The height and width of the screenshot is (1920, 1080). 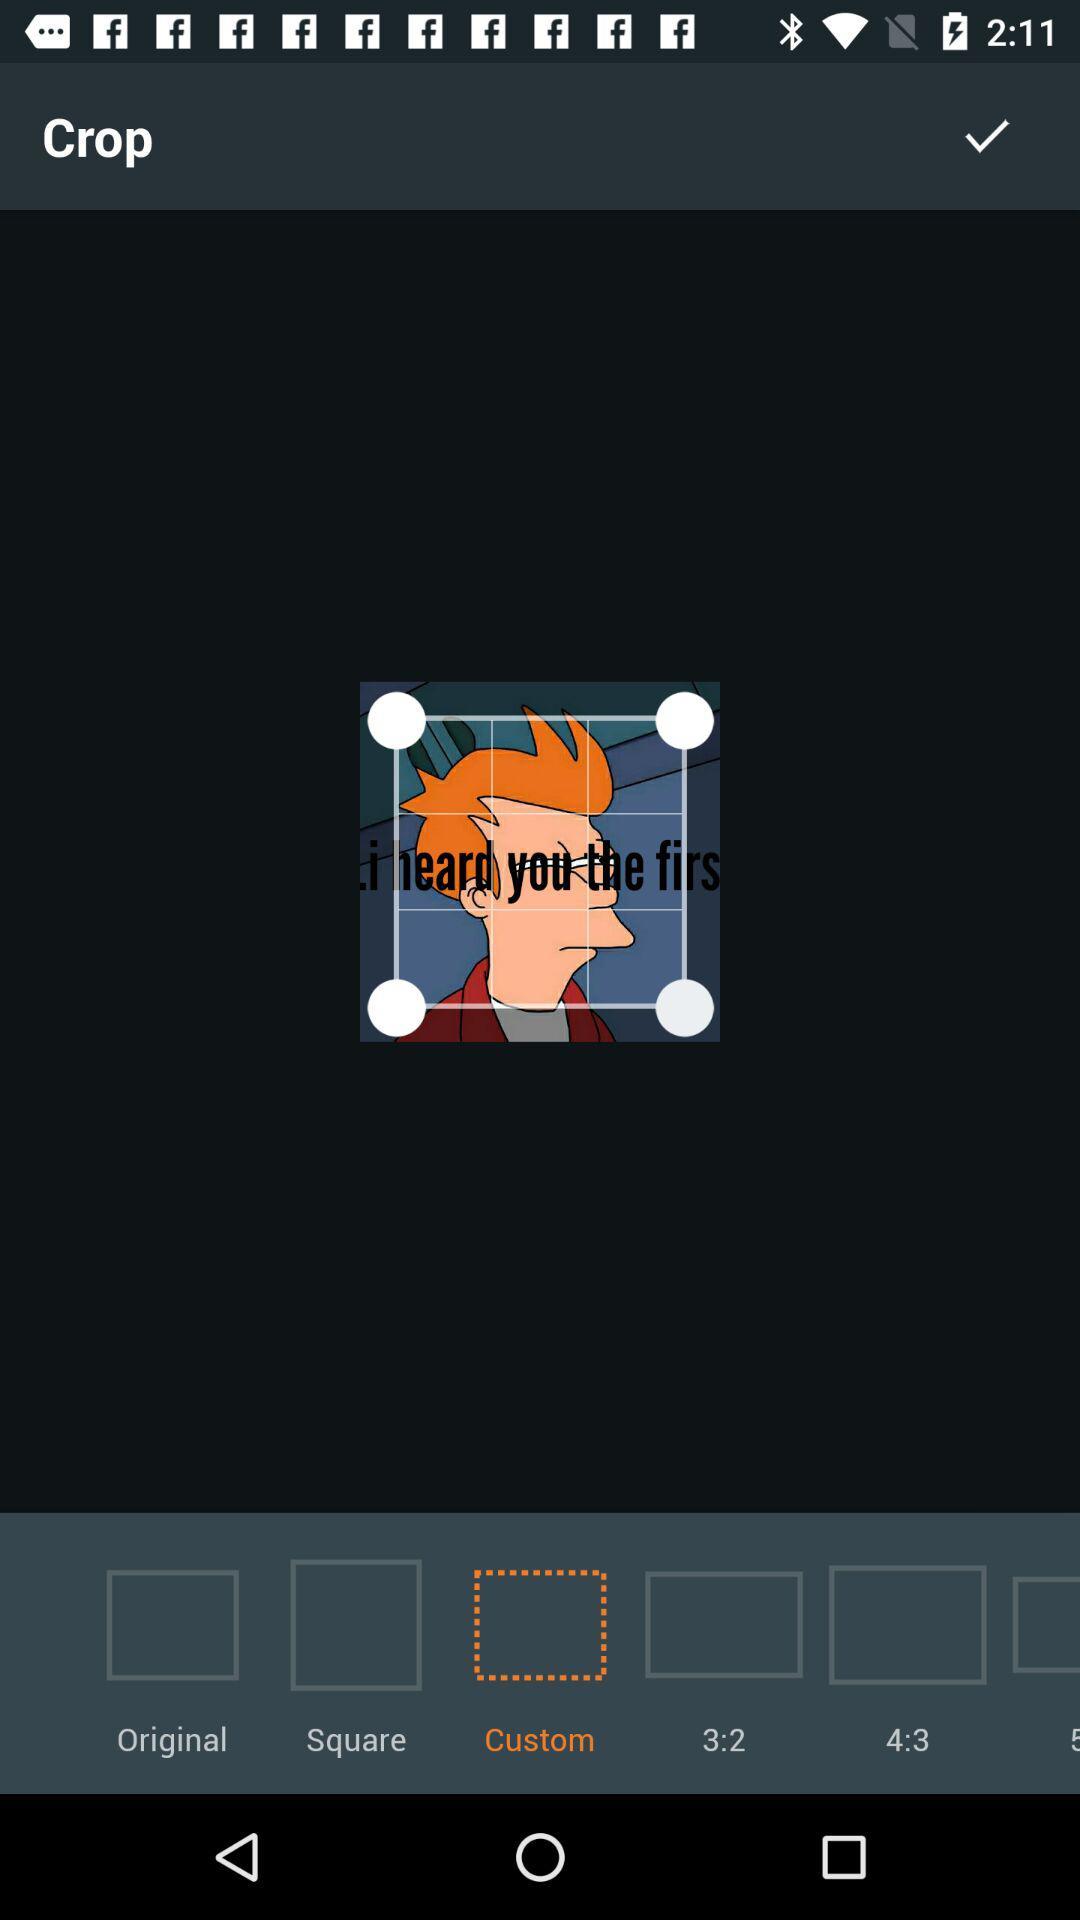 What do you see at coordinates (986, 135) in the screenshot?
I see `item next to the crop` at bounding box center [986, 135].